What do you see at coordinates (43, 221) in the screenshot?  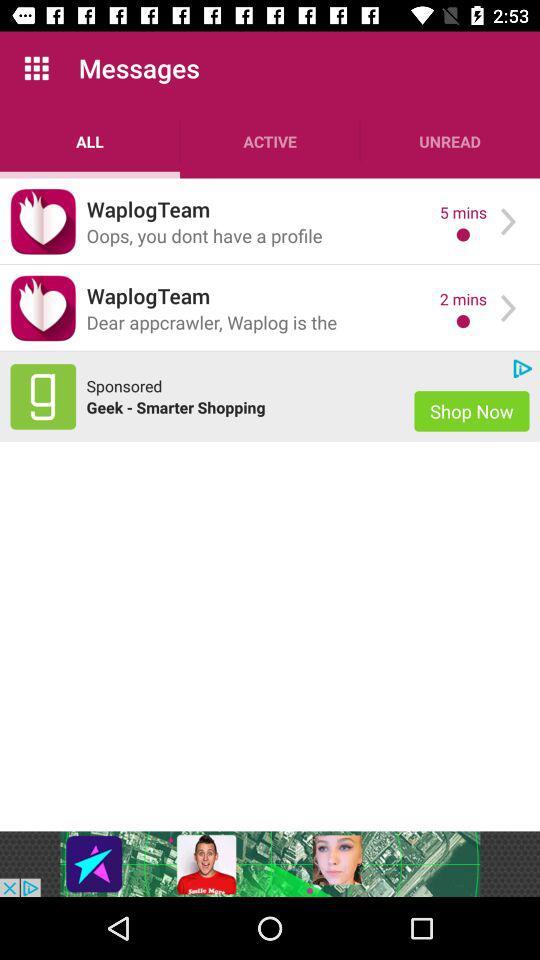 I see `profile icon` at bounding box center [43, 221].